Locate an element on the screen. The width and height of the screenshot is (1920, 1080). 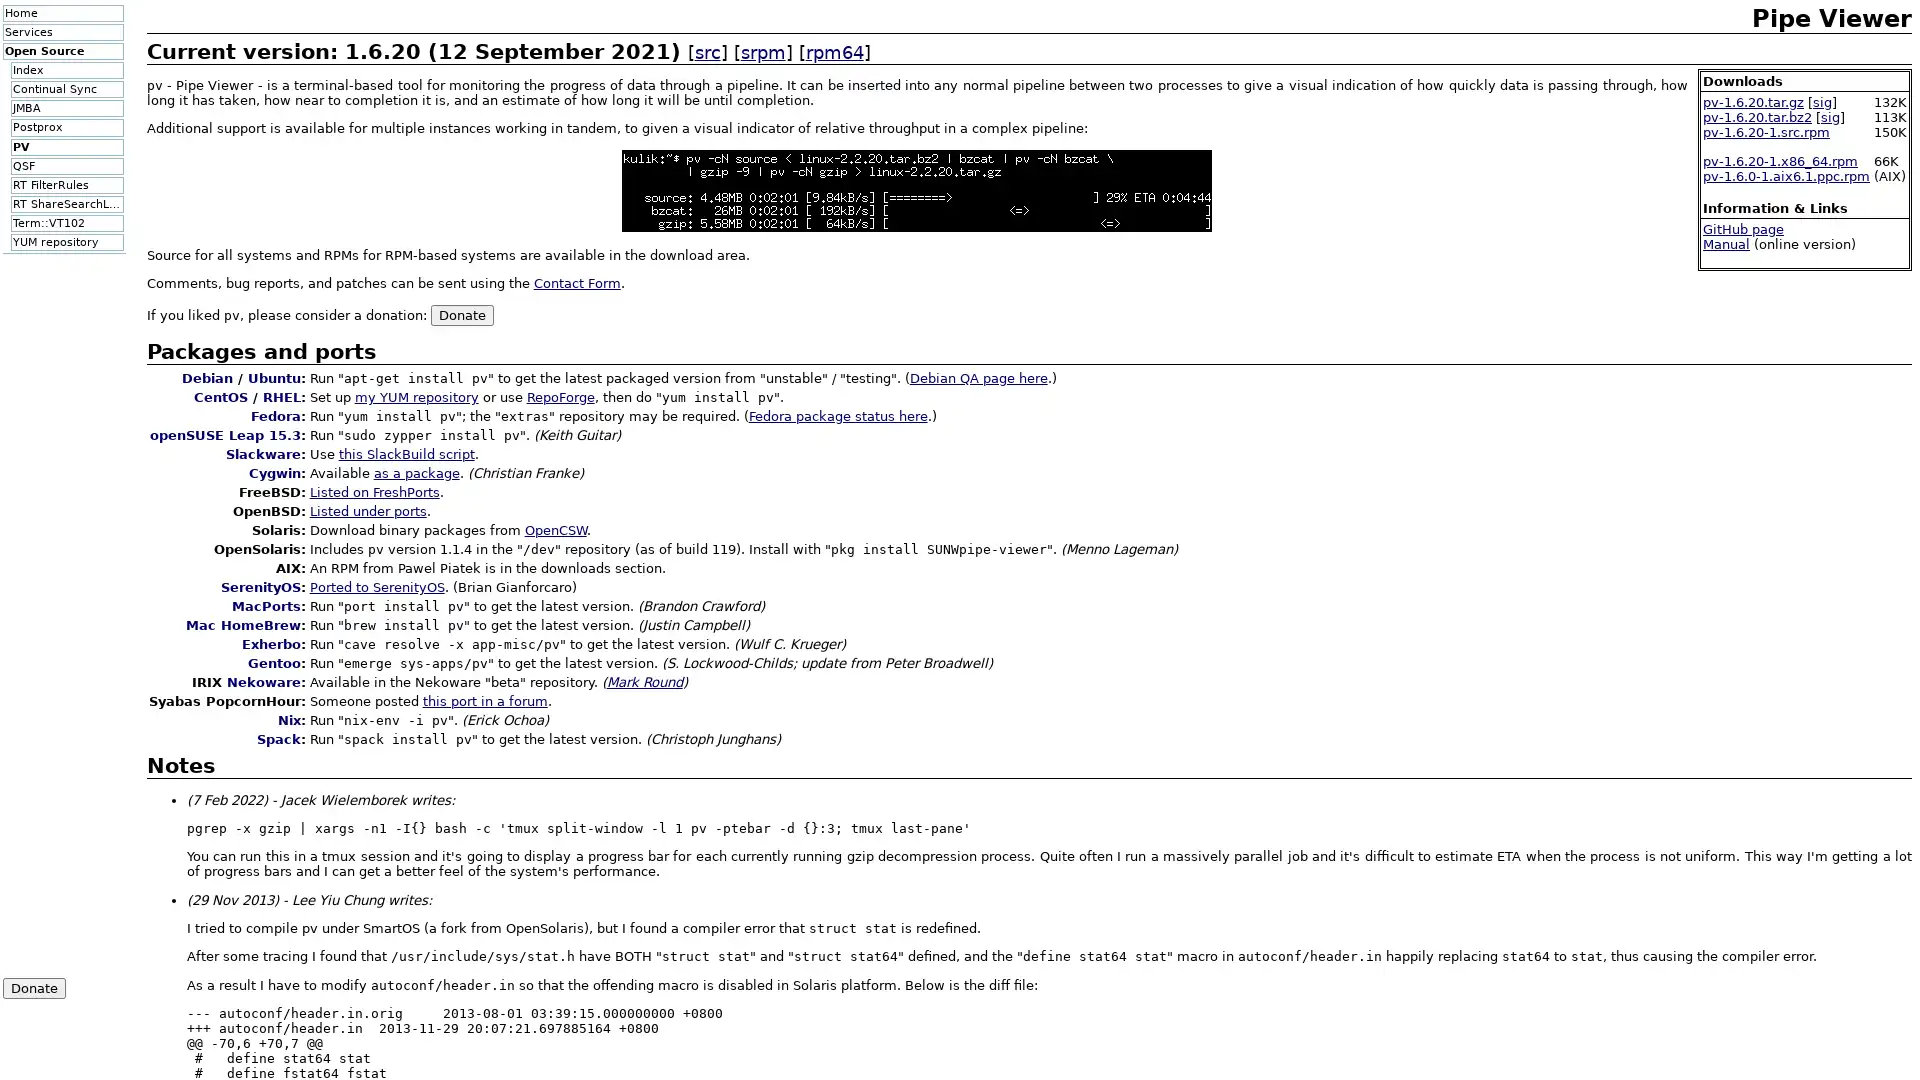
Donate is located at coordinates (33, 986).